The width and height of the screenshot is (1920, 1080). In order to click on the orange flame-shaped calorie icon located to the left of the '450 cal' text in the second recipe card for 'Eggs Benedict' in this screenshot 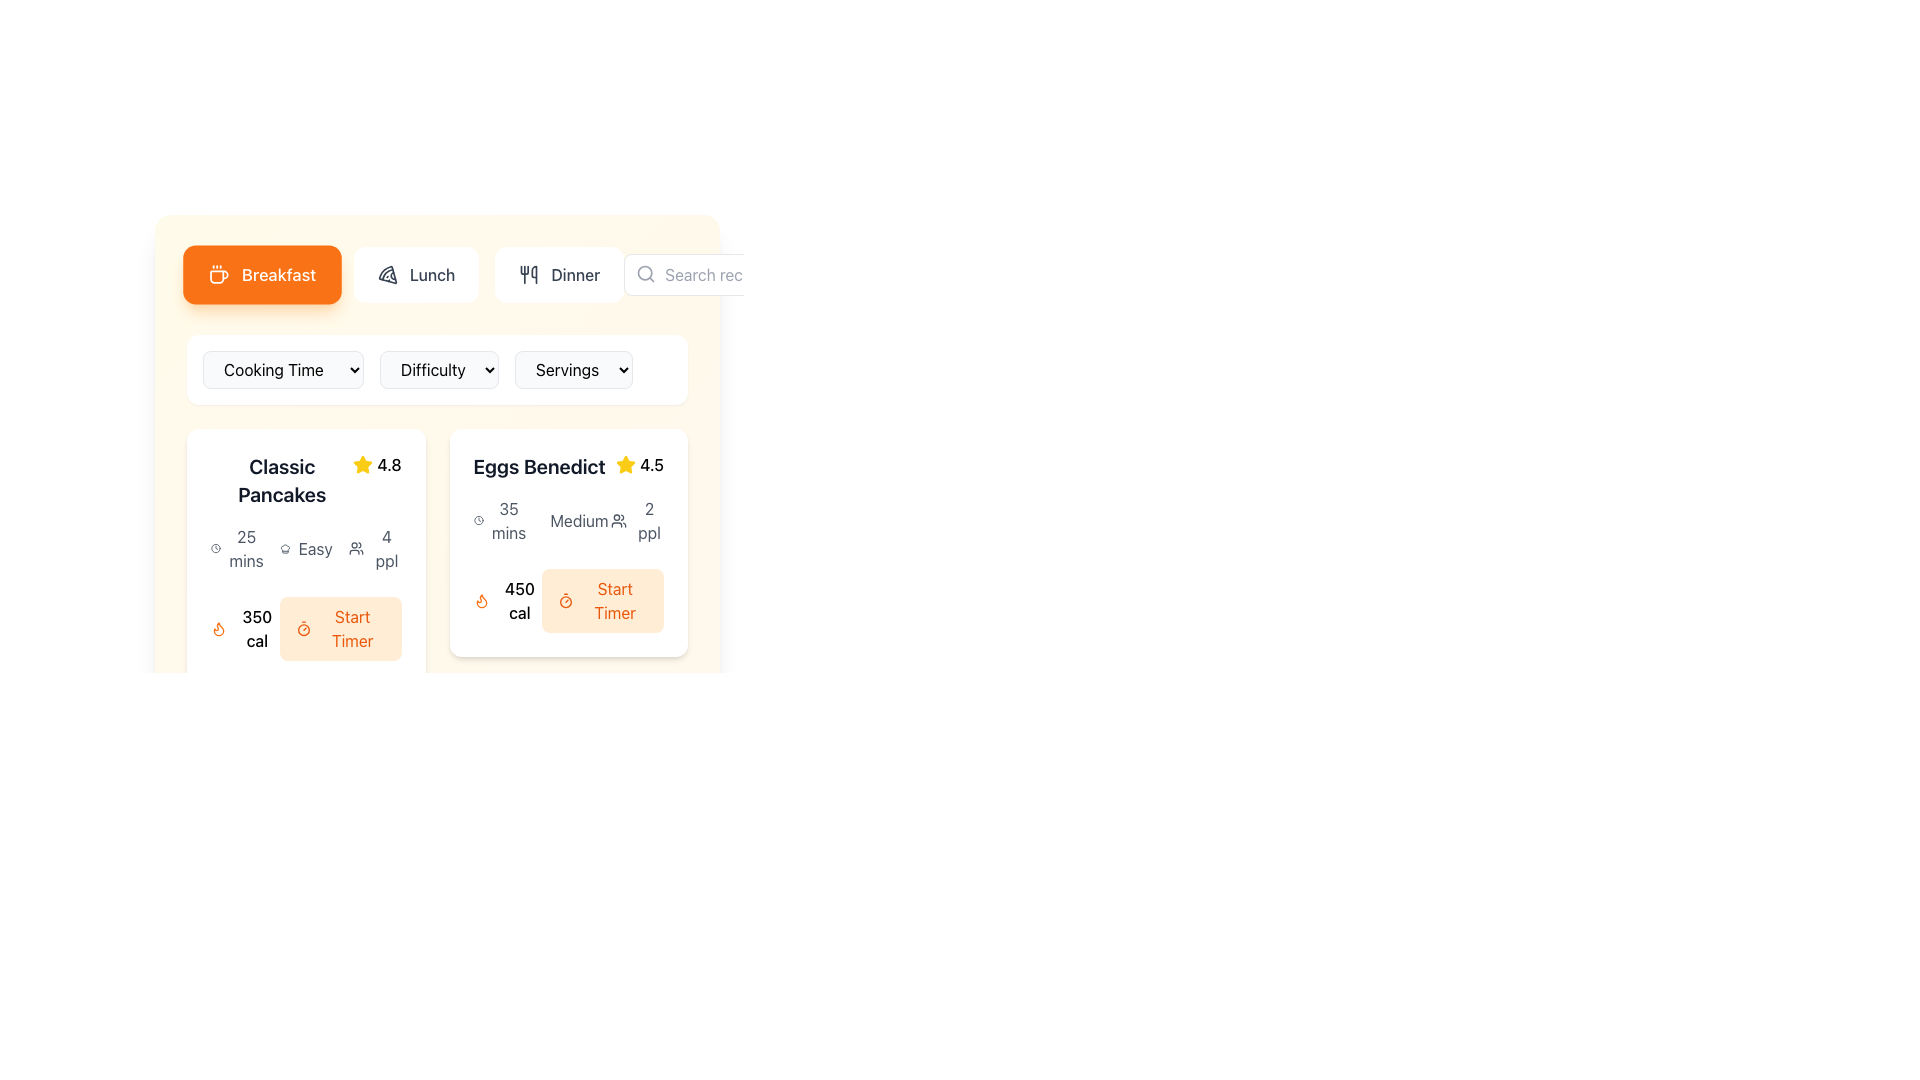, I will do `click(481, 600)`.